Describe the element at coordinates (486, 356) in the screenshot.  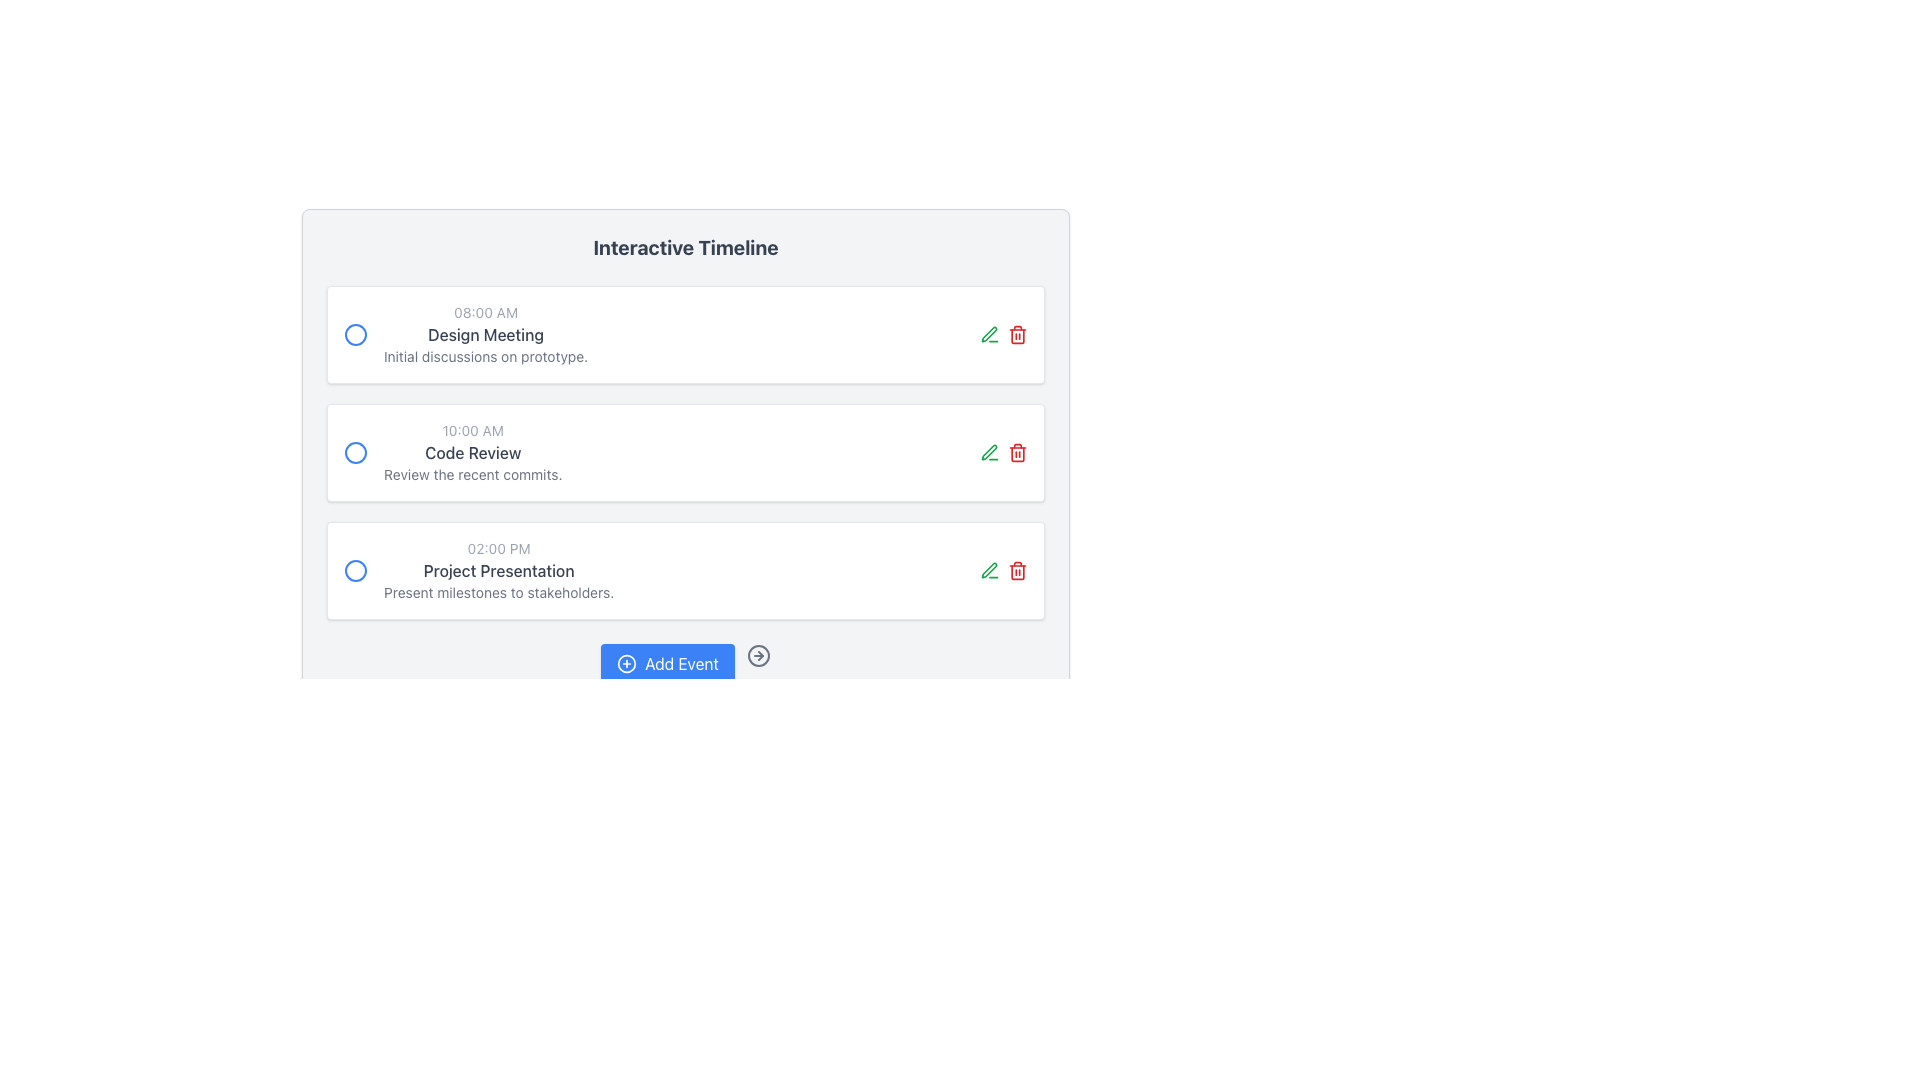
I see `text label that displays 'Initial discussions on prototype.' which is styled in small gray font and located under the 'Design Meeting' title in the timeline event box` at that location.